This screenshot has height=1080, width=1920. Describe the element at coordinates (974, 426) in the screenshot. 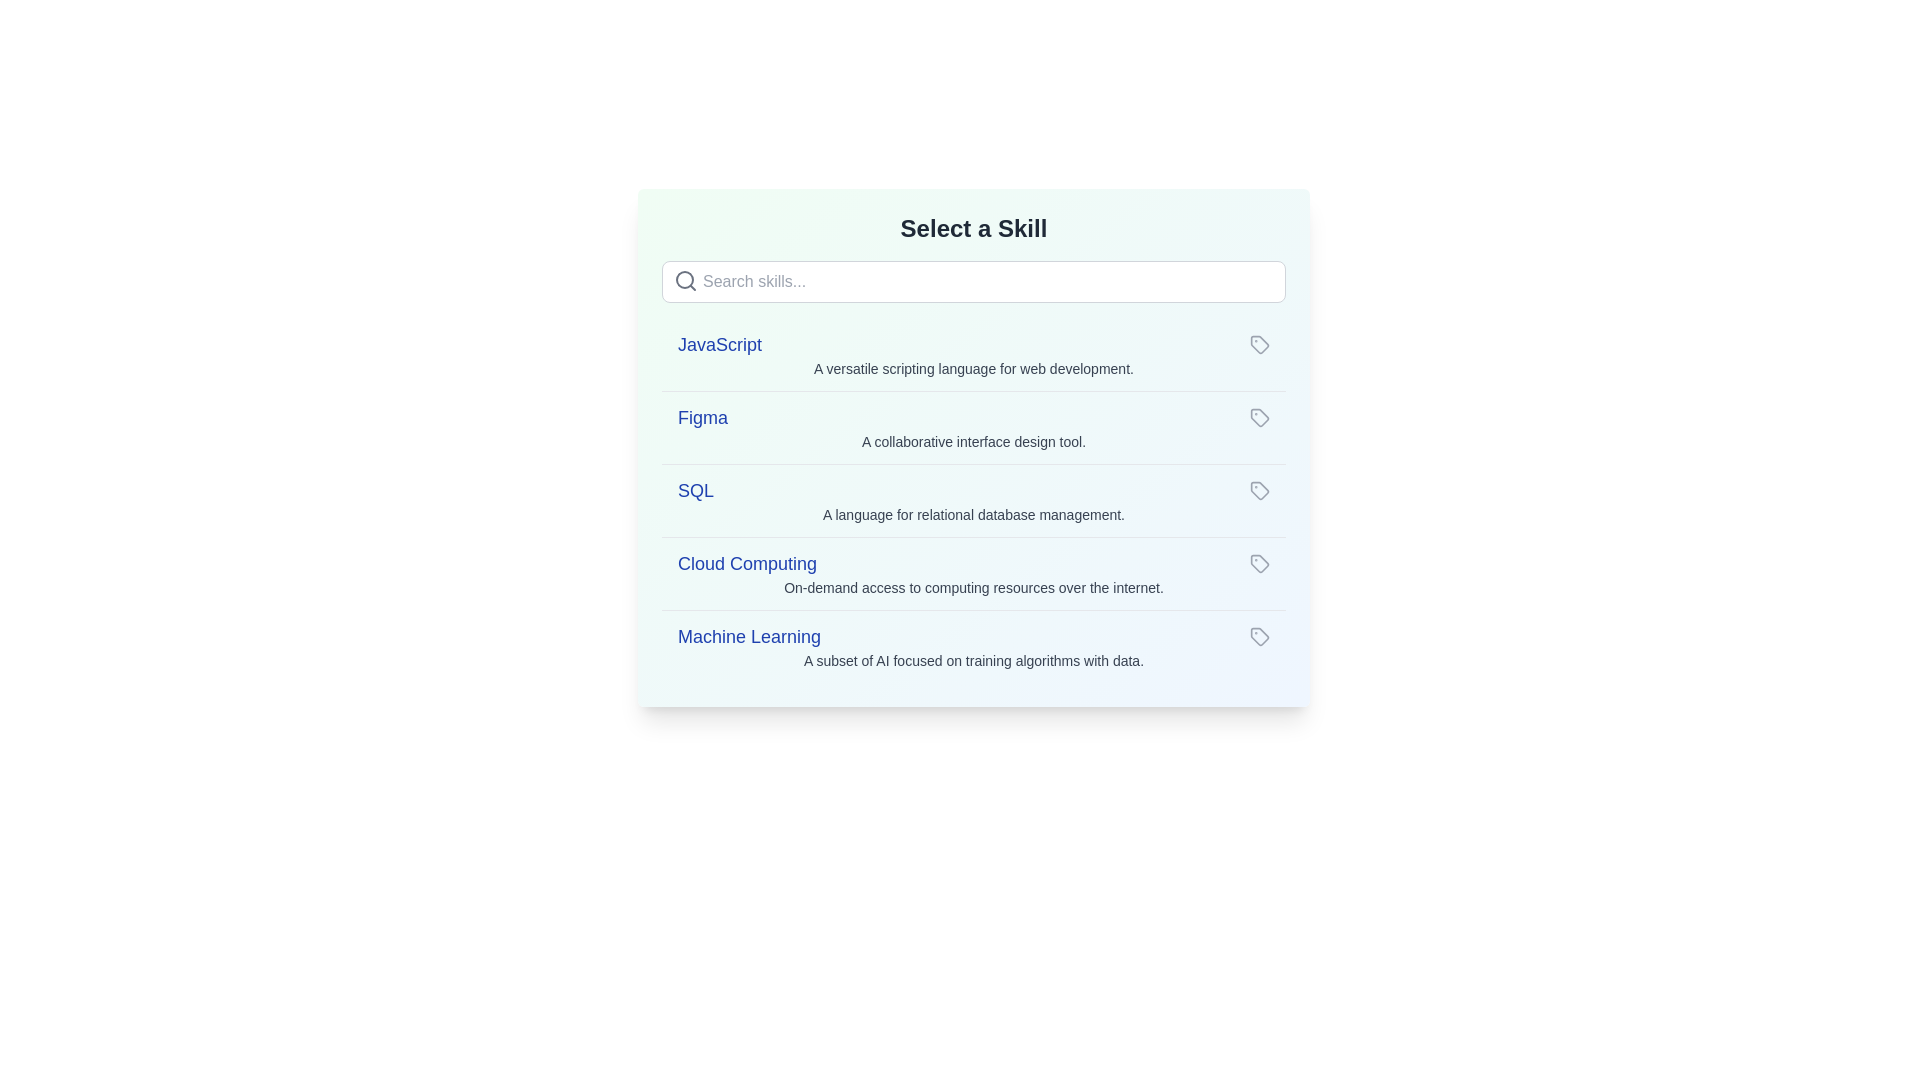

I see `the second list item labeled 'Figma', which features bold blue text and a gray description, located under the title 'Select a Skill'` at that location.